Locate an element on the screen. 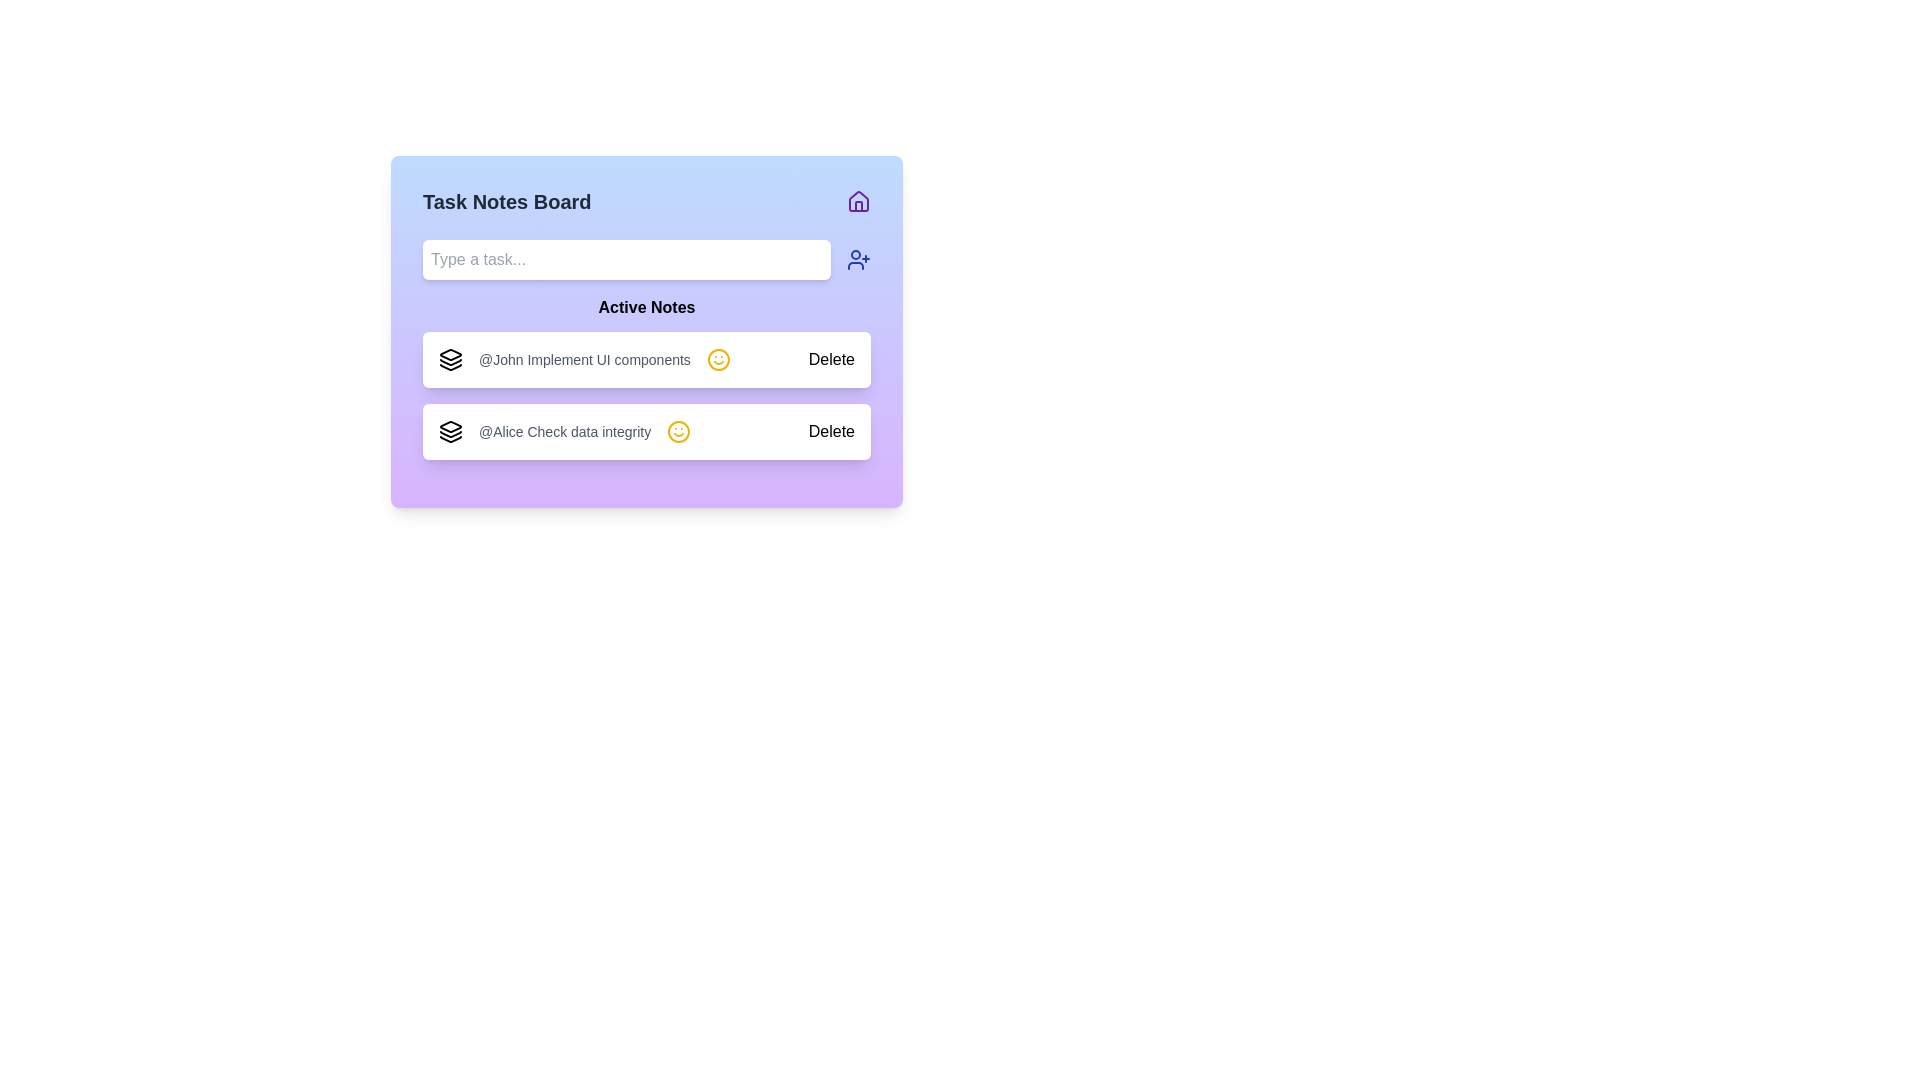 This screenshot has height=1080, width=1920. the icon representing the first entry in the active notes section, located on the left side of the application interface is located at coordinates (450, 353).